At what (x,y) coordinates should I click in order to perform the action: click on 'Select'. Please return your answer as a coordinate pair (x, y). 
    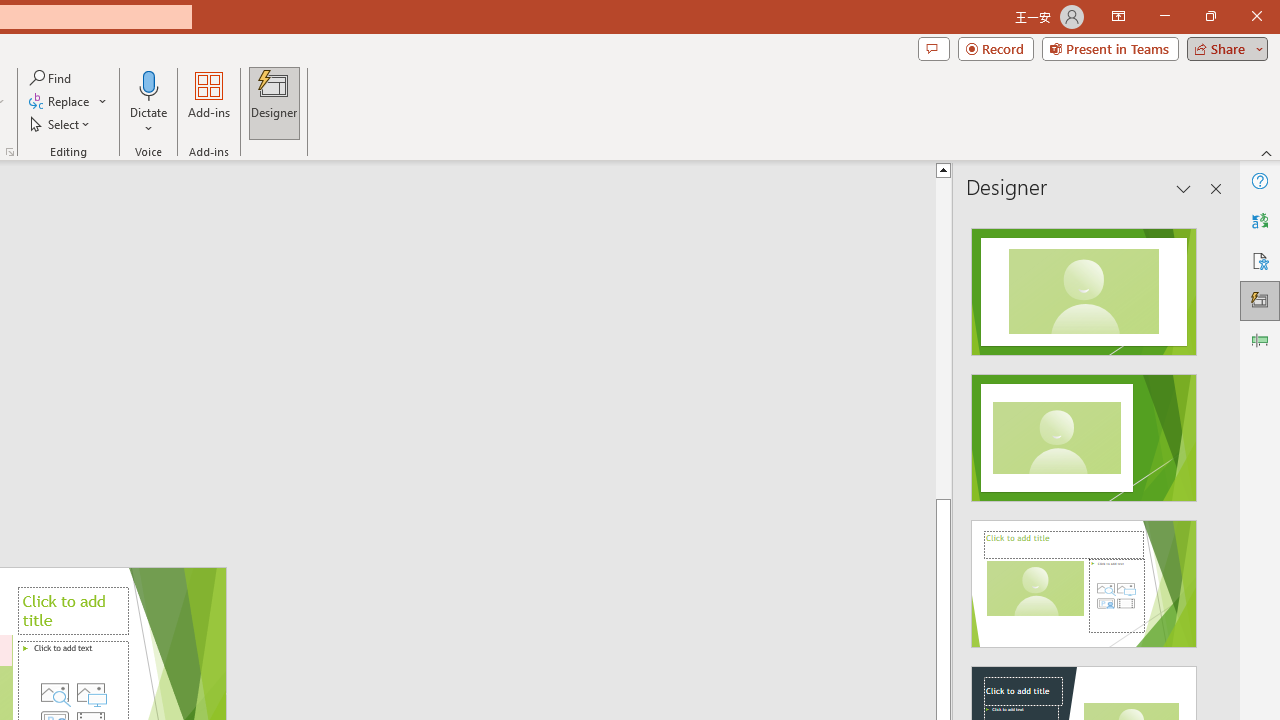
    Looking at the image, I should click on (61, 124).